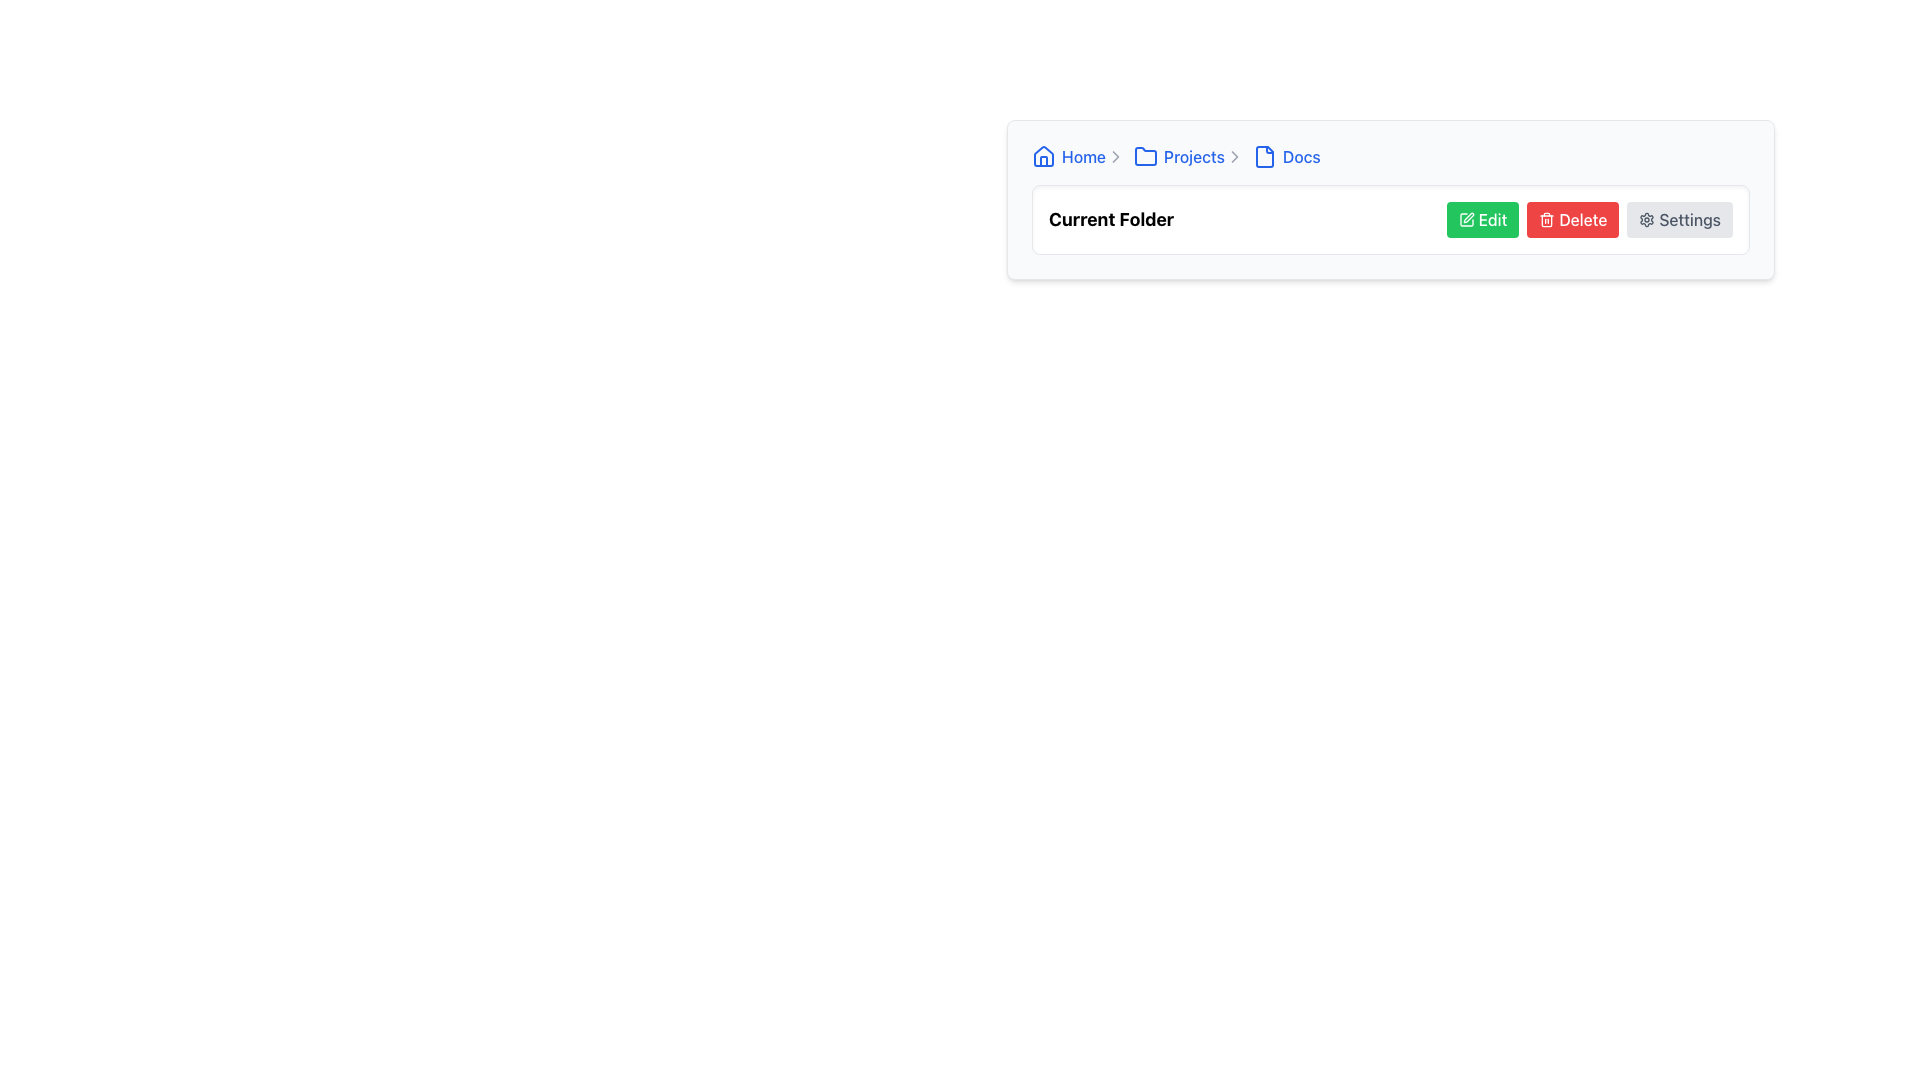 The height and width of the screenshot is (1080, 1920). What do you see at coordinates (1179, 156) in the screenshot?
I see `the 'Projects' hyperlink in the breadcrumb navigation bar to change the text color to a darker shade of blue` at bounding box center [1179, 156].